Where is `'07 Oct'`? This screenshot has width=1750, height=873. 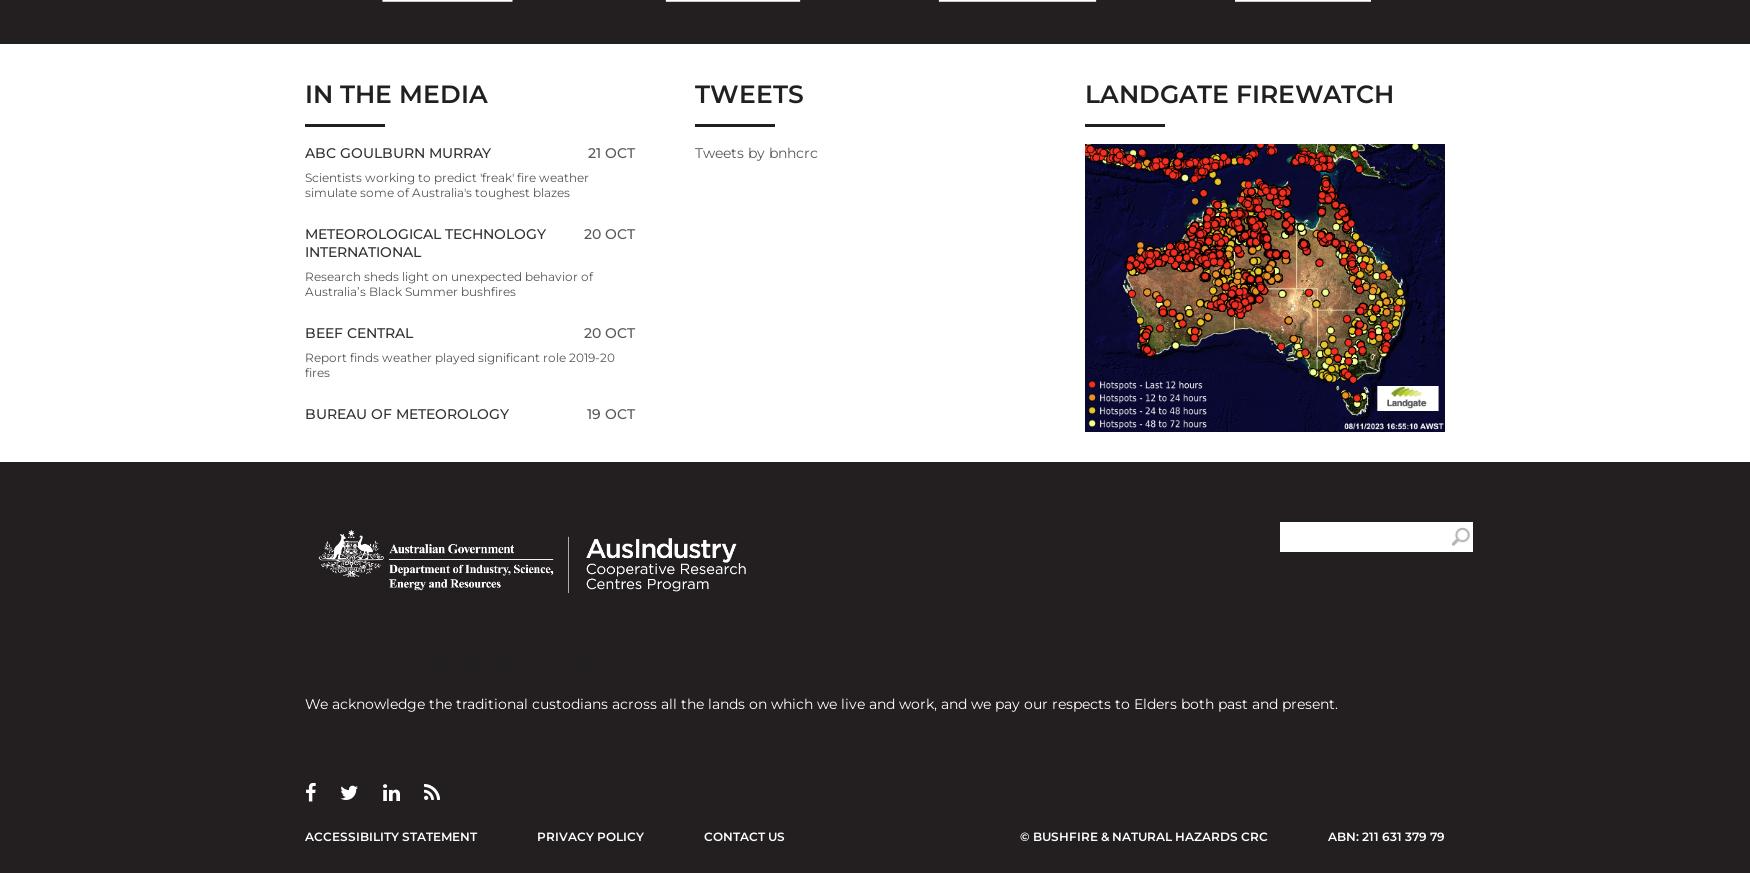 '07 Oct' is located at coordinates (608, 833).